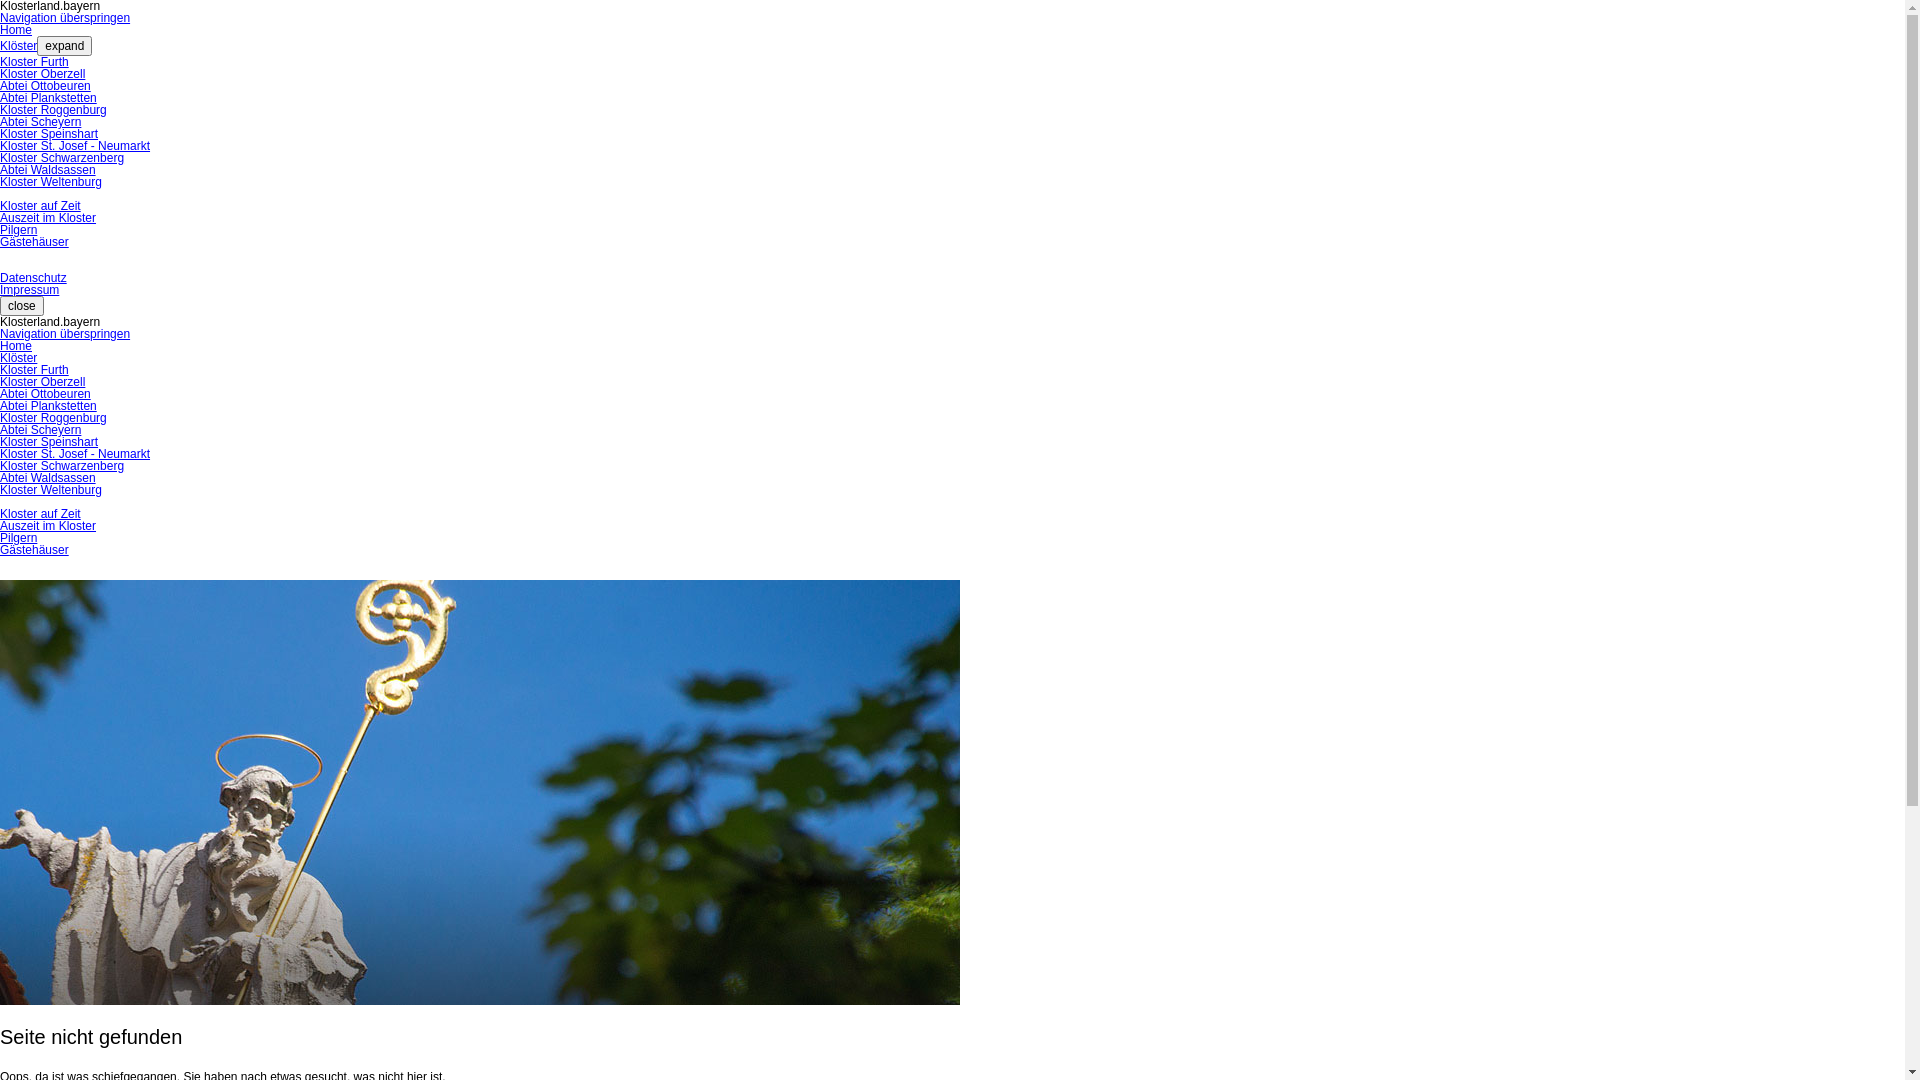  Describe the element at coordinates (45, 84) in the screenshot. I see `'Abtei Ottobeuren'` at that location.